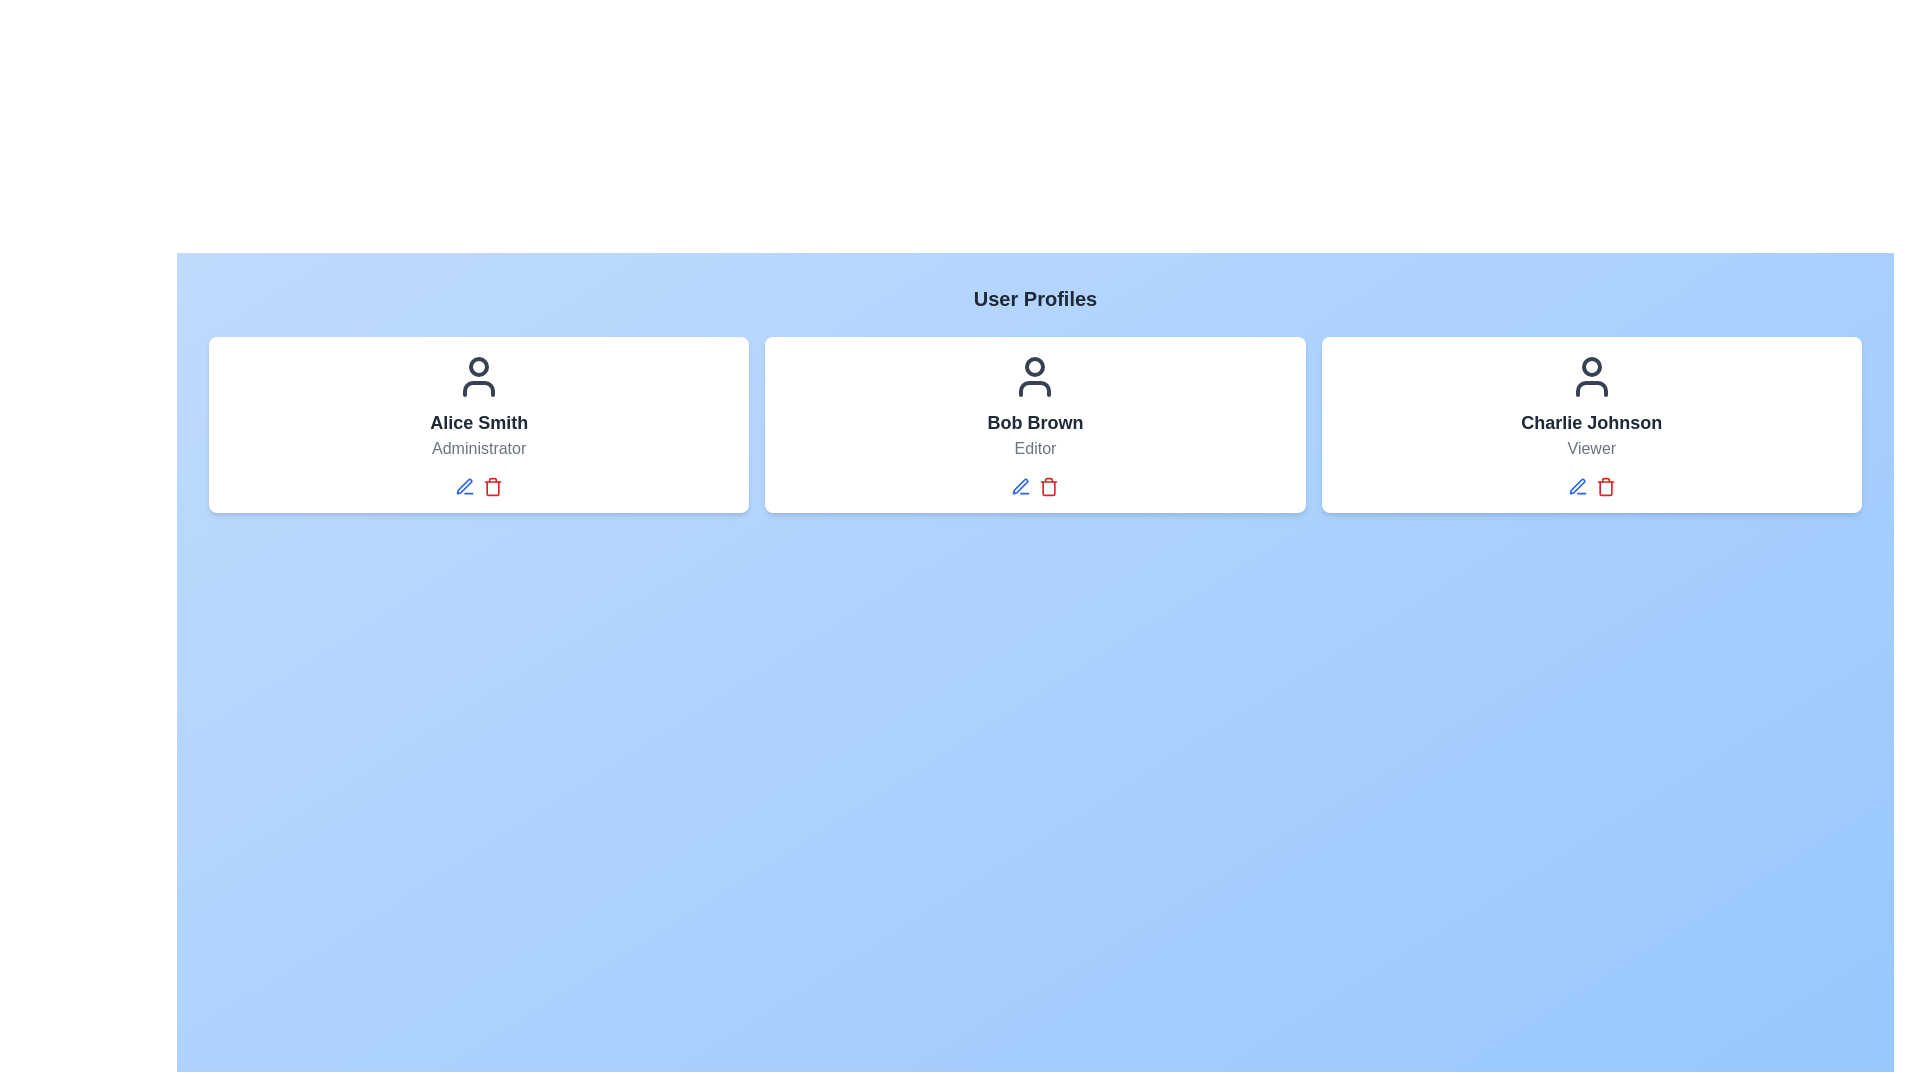 The image size is (1920, 1080). I want to click on the small circular graphical element representing user Bob Brown's avatar, which is located centrally at the top of the card containing his name, so click(1035, 366).